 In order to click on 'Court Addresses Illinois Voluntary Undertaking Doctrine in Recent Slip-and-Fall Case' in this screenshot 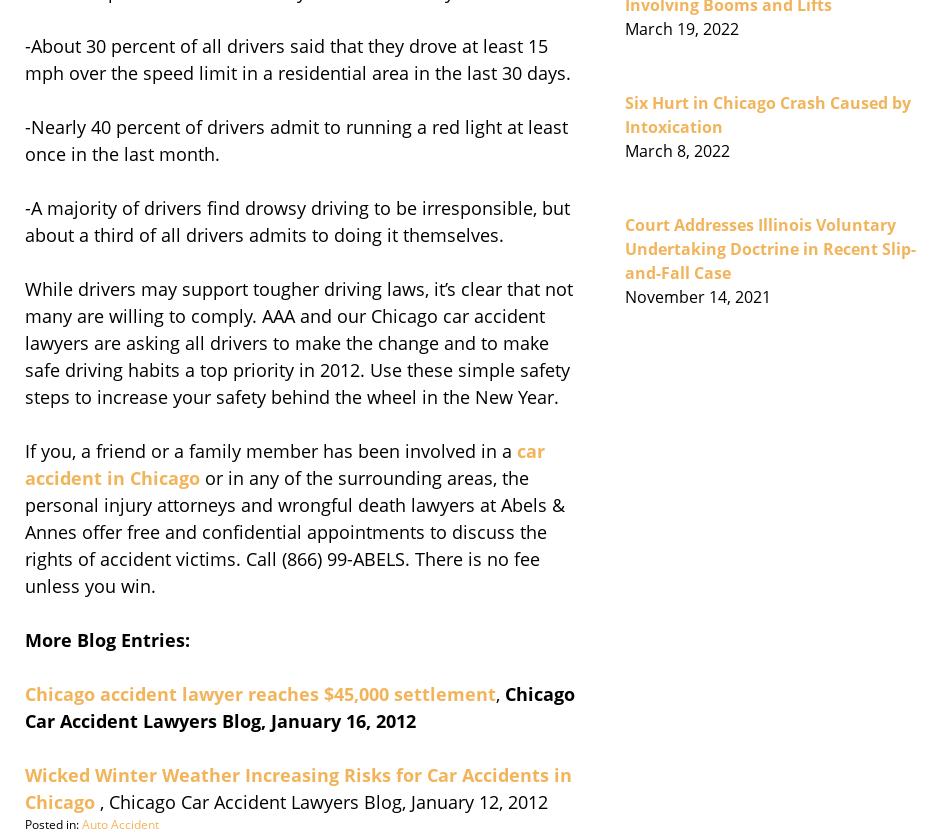, I will do `click(769, 247)`.